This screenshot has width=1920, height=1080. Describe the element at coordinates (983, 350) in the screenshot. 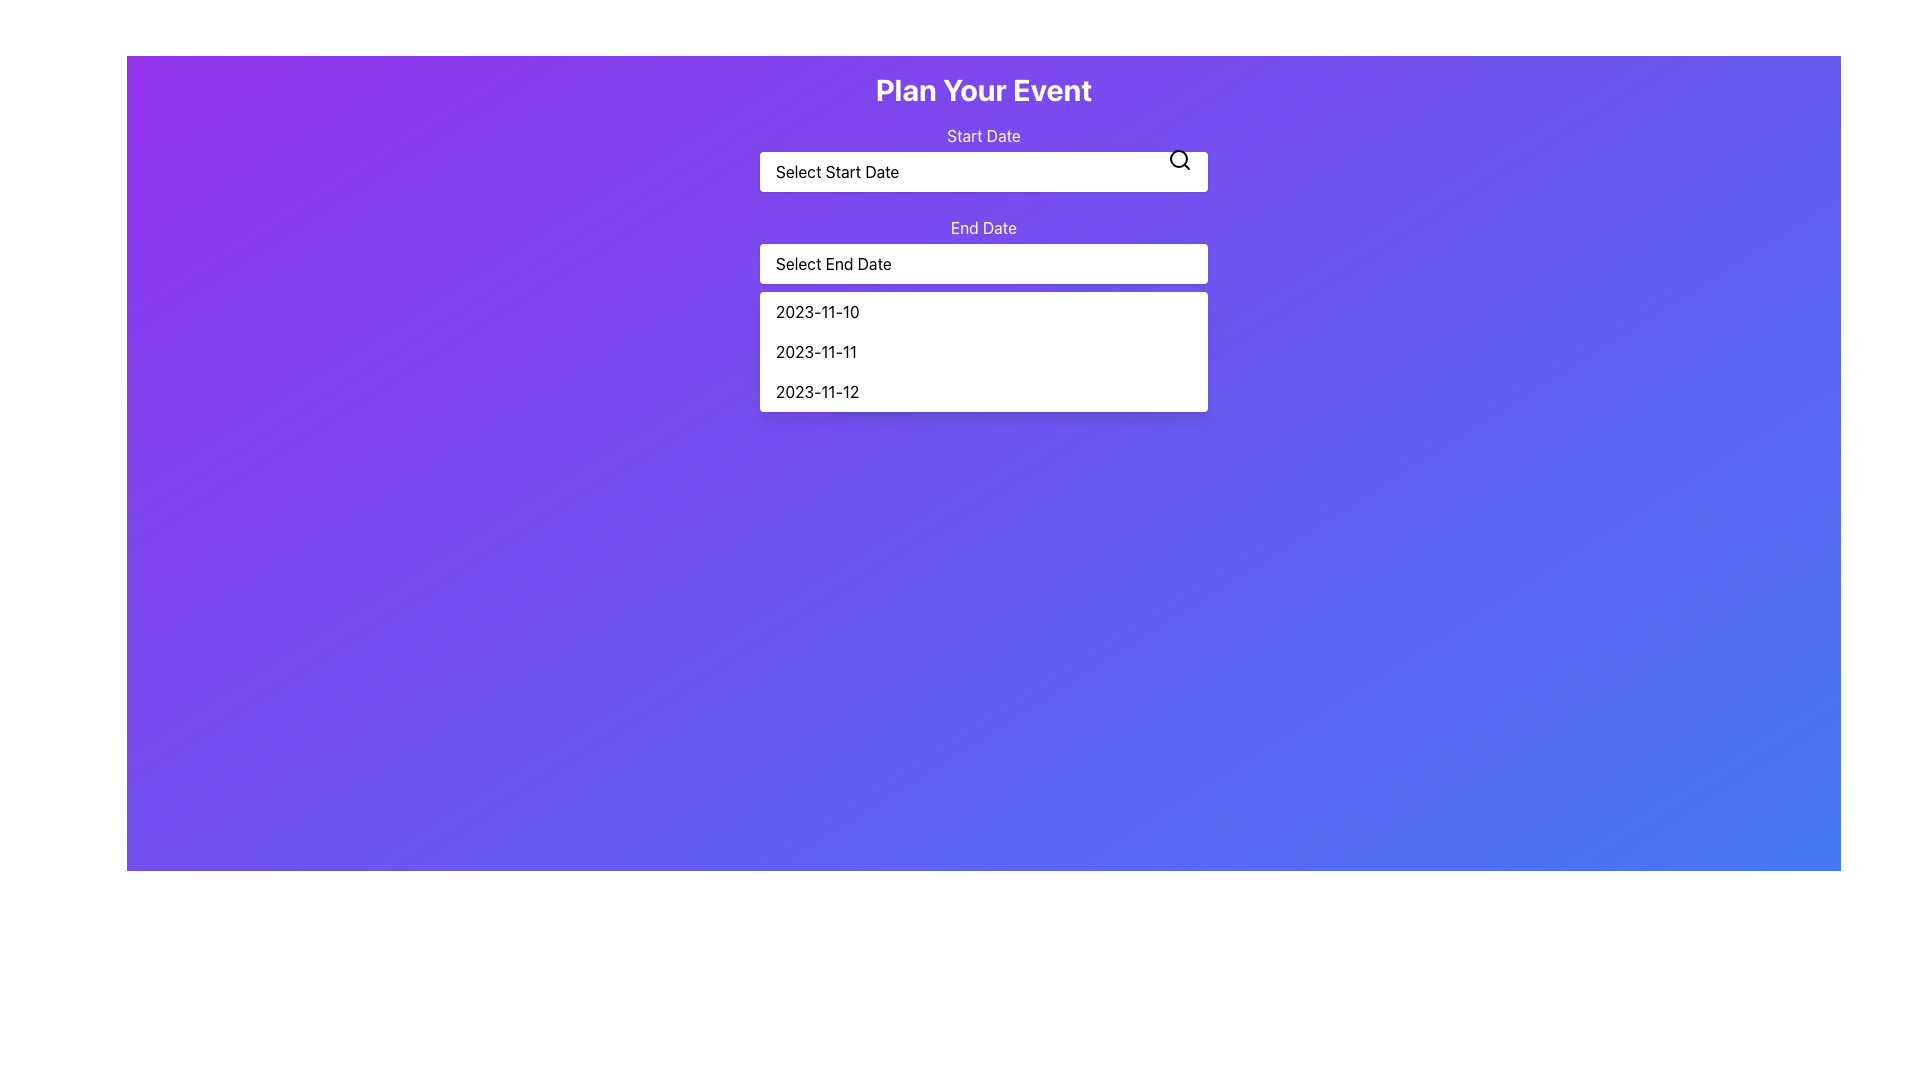

I see `the Dropdown list for selecting end date options located below the 'Select End Date' input field to choose a date` at that location.